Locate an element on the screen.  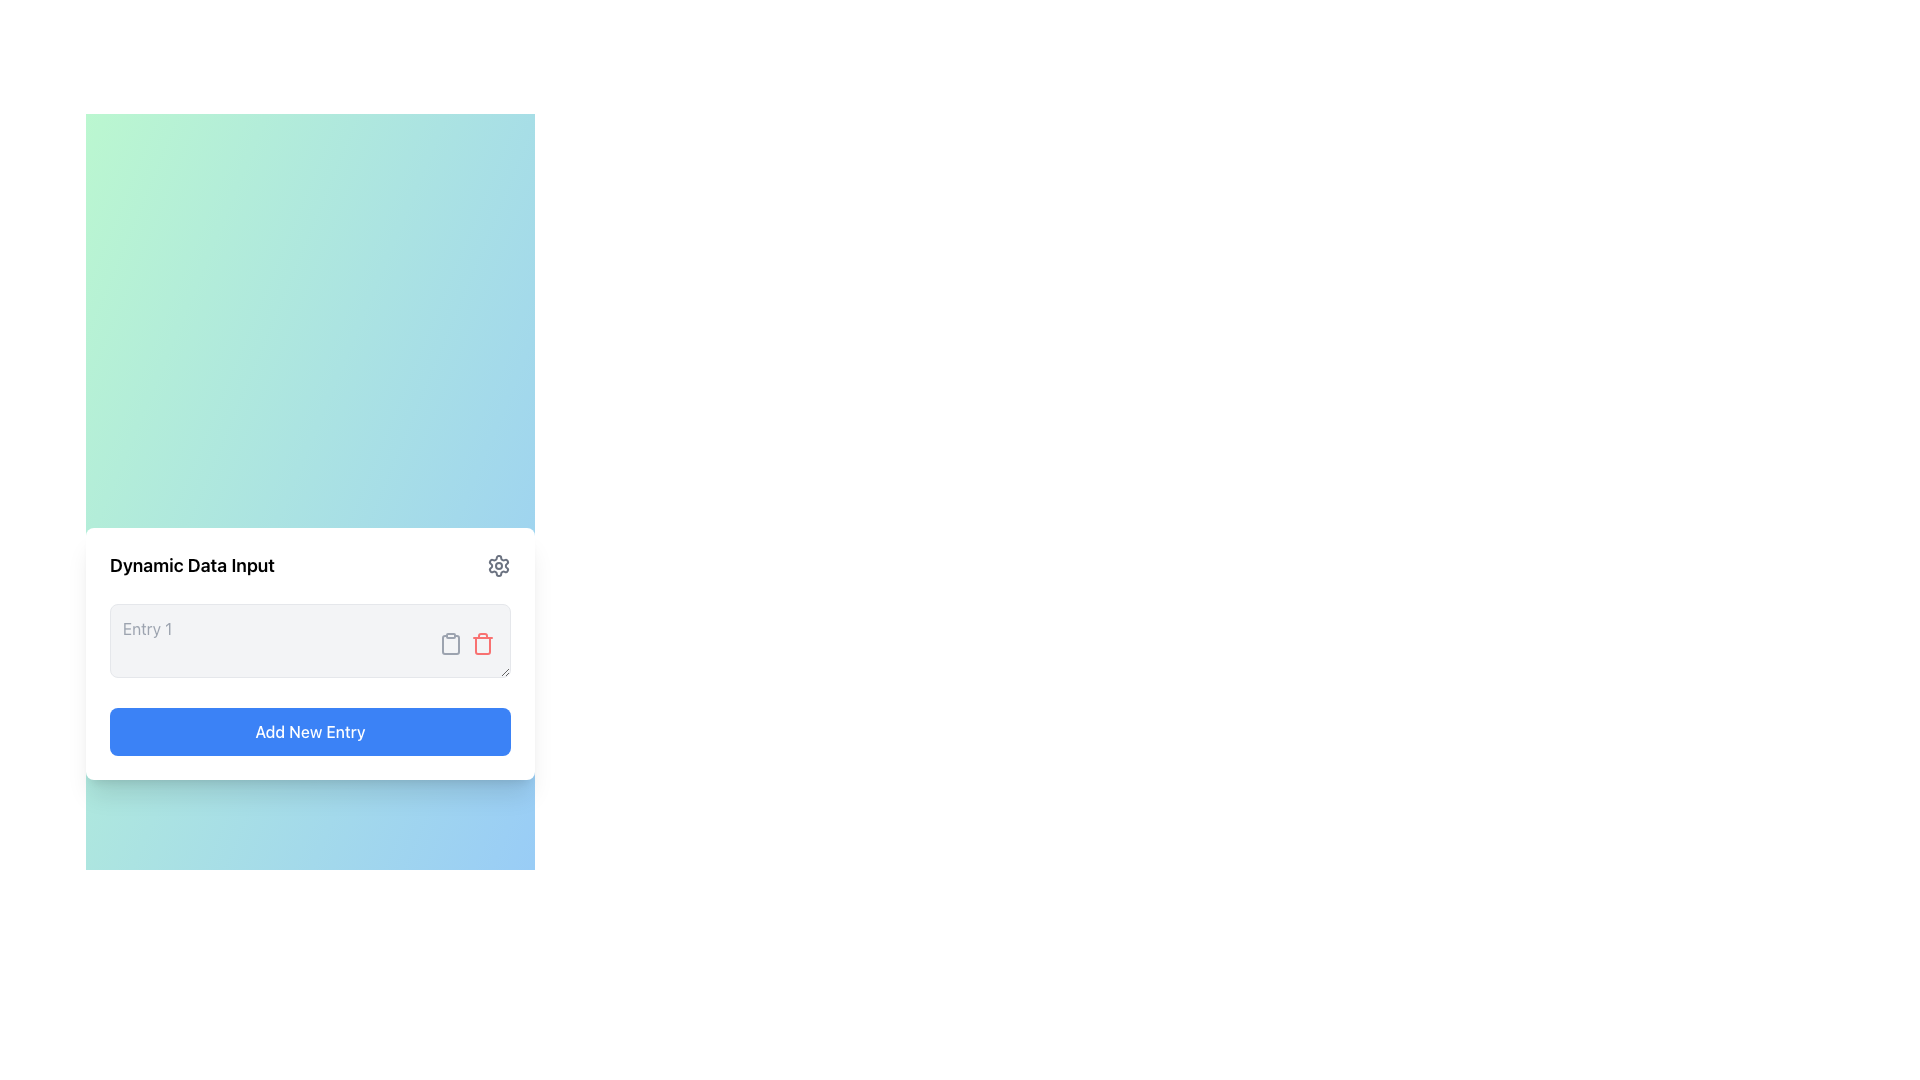
the label that serves as a title or heading for the surrounding section, located at the top-left corner of the user interface panel is located at coordinates (192, 566).